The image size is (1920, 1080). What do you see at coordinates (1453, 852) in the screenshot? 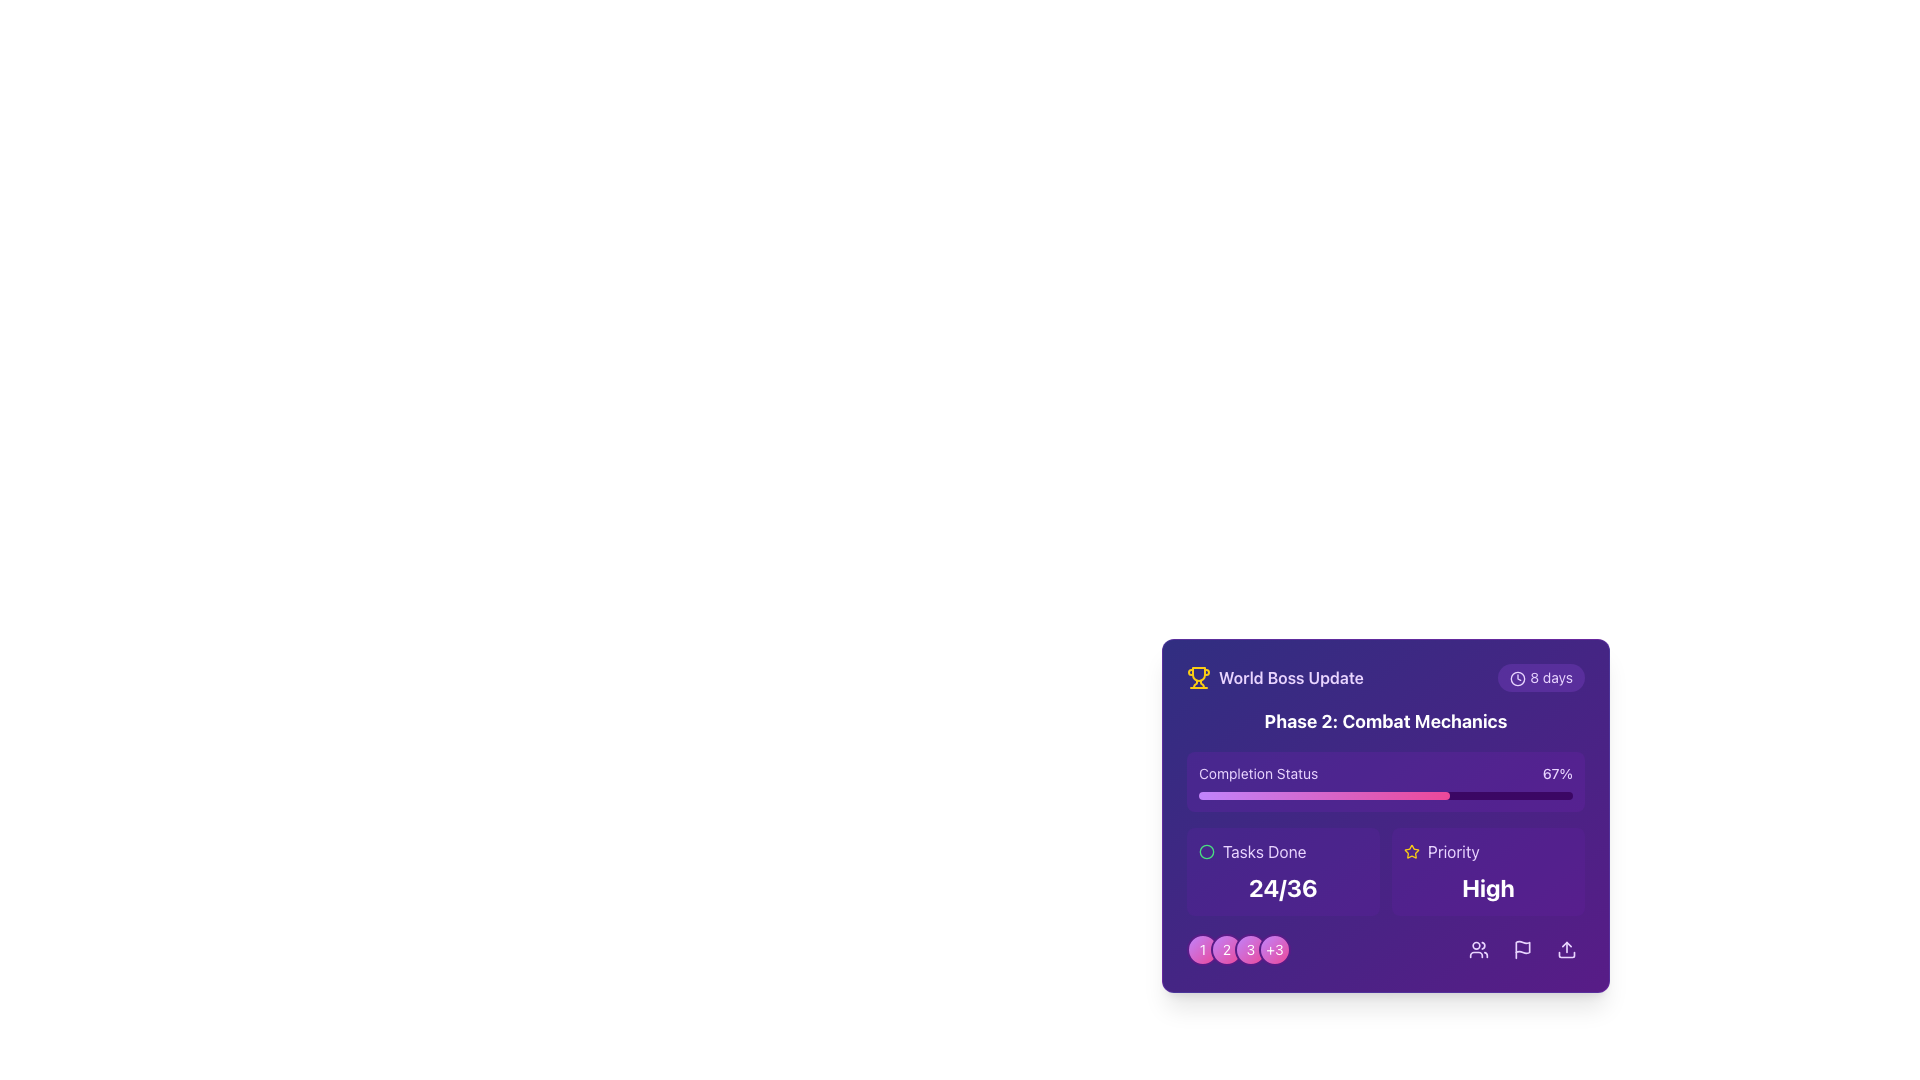
I see `the static text label indicating the priority status of the task, located in the lower portion of the card interface, adjacent to a yellow star icon, right of the 'Tasks Done' section, and above the 'High' priority level text` at bounding box center [1453, 852].